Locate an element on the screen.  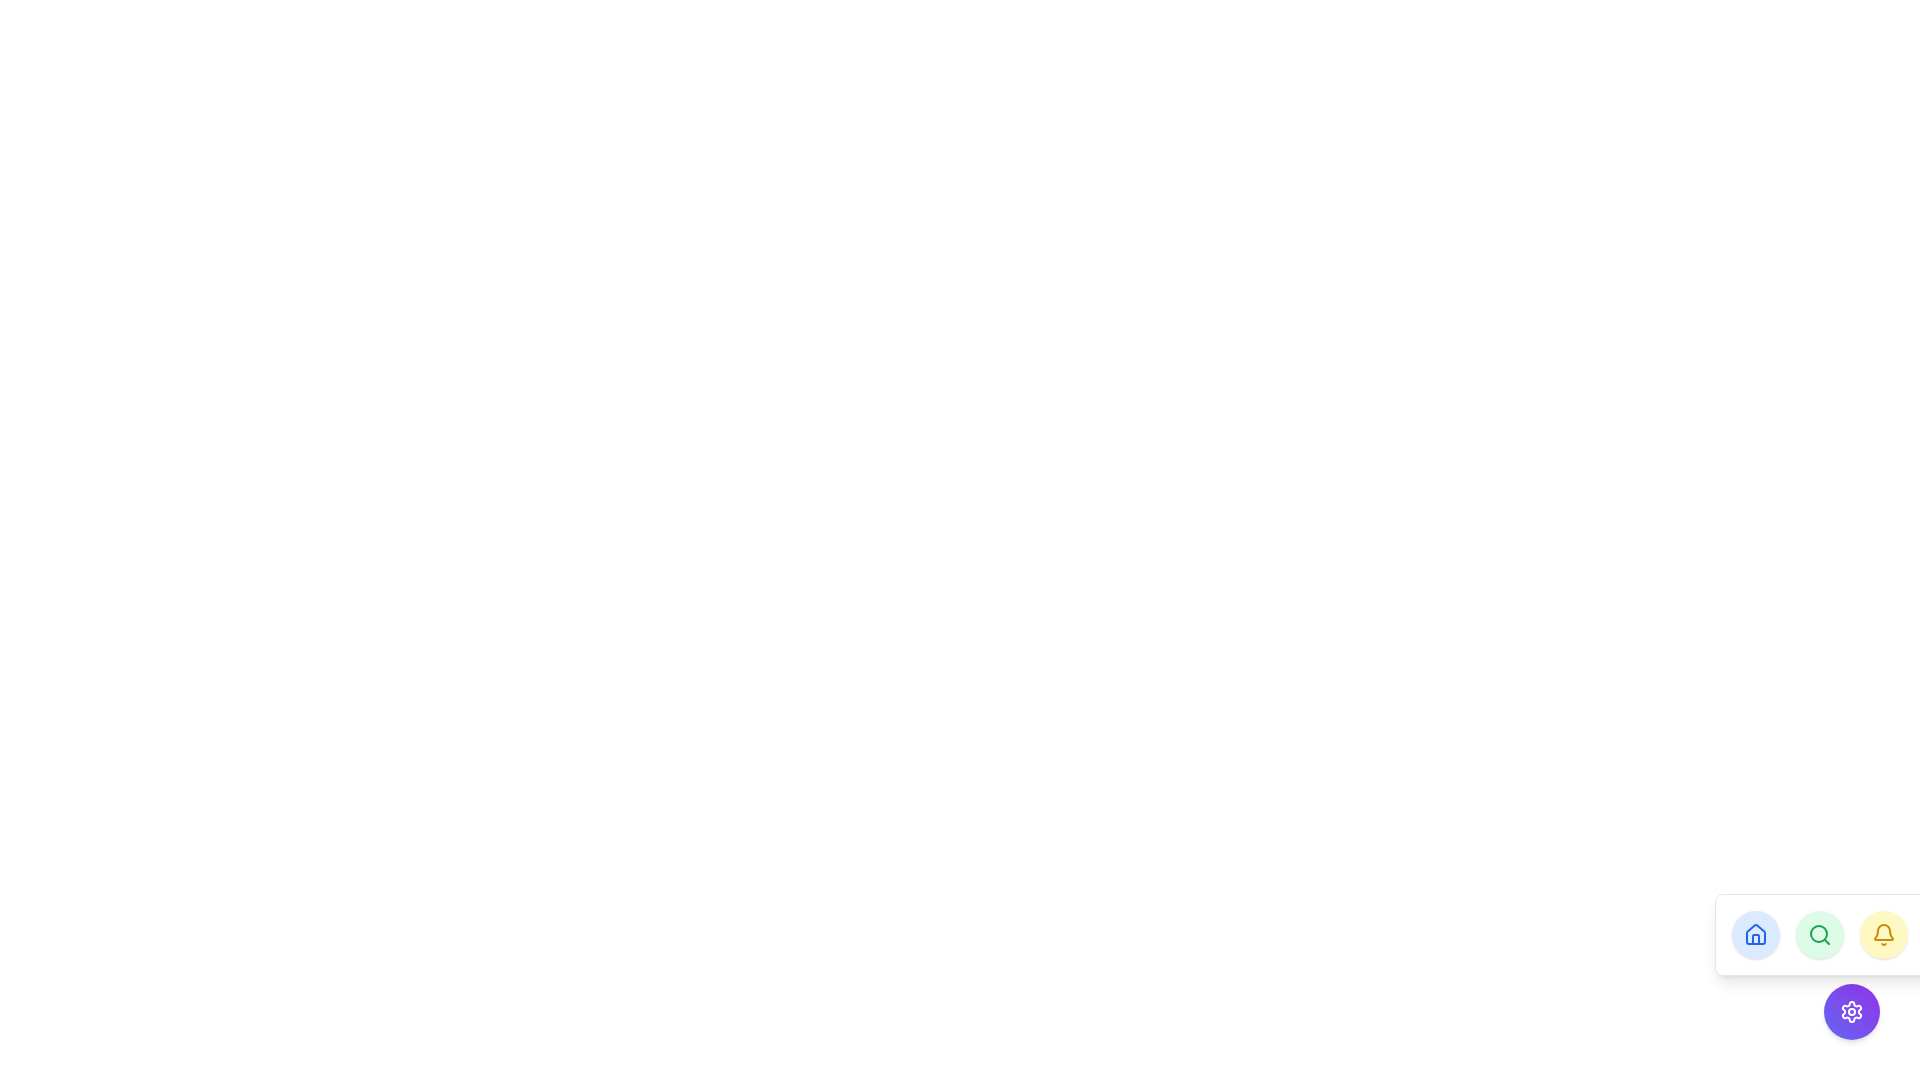
the Settings Icon, which is a gear icon located in the bottom-right corner of the interface is located at coordinates (1851, 1011).